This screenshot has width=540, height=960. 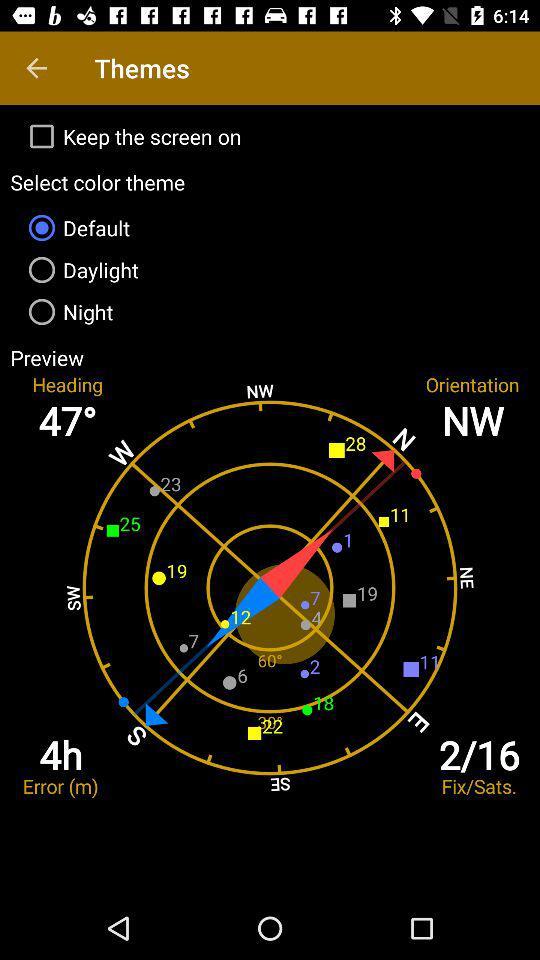 What do you see at coordinates (270, 228) in the screenshot?
I see `the icon below the select color theme` at bounding box center [270, 228].